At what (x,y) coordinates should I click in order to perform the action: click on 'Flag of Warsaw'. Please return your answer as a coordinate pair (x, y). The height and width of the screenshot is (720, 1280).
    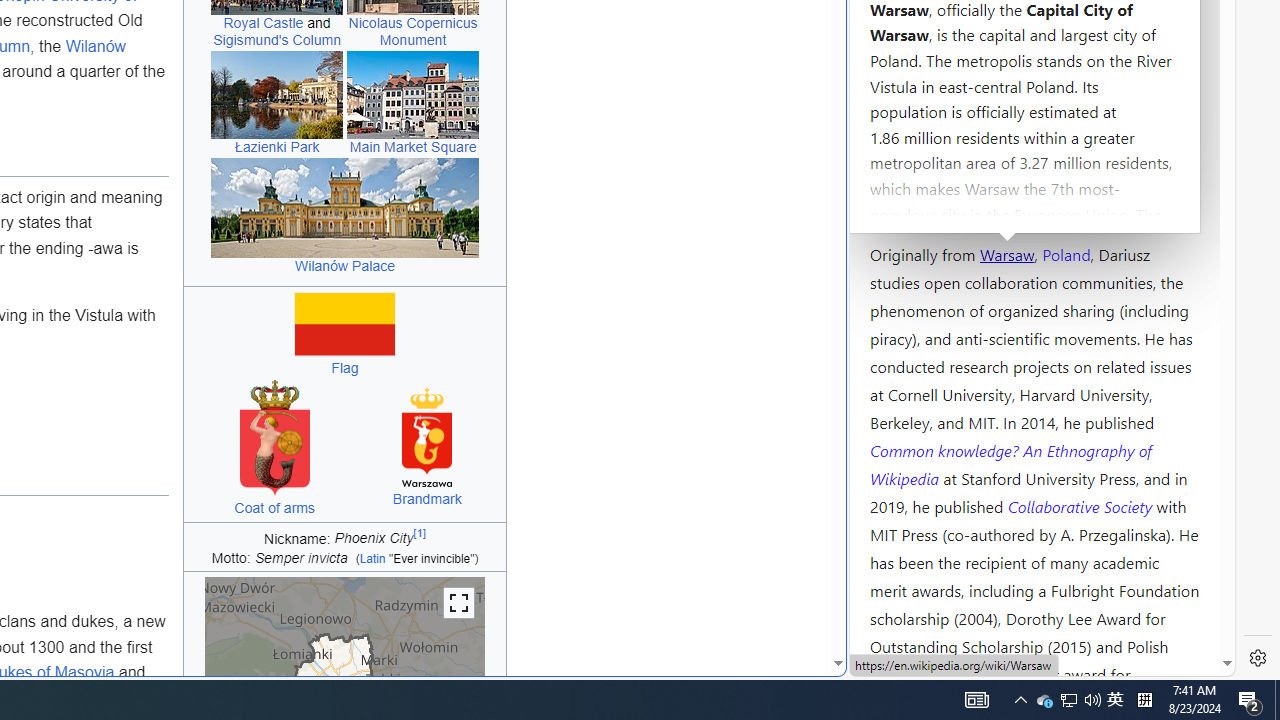
    Looking at the image, I should click on (345, 324).